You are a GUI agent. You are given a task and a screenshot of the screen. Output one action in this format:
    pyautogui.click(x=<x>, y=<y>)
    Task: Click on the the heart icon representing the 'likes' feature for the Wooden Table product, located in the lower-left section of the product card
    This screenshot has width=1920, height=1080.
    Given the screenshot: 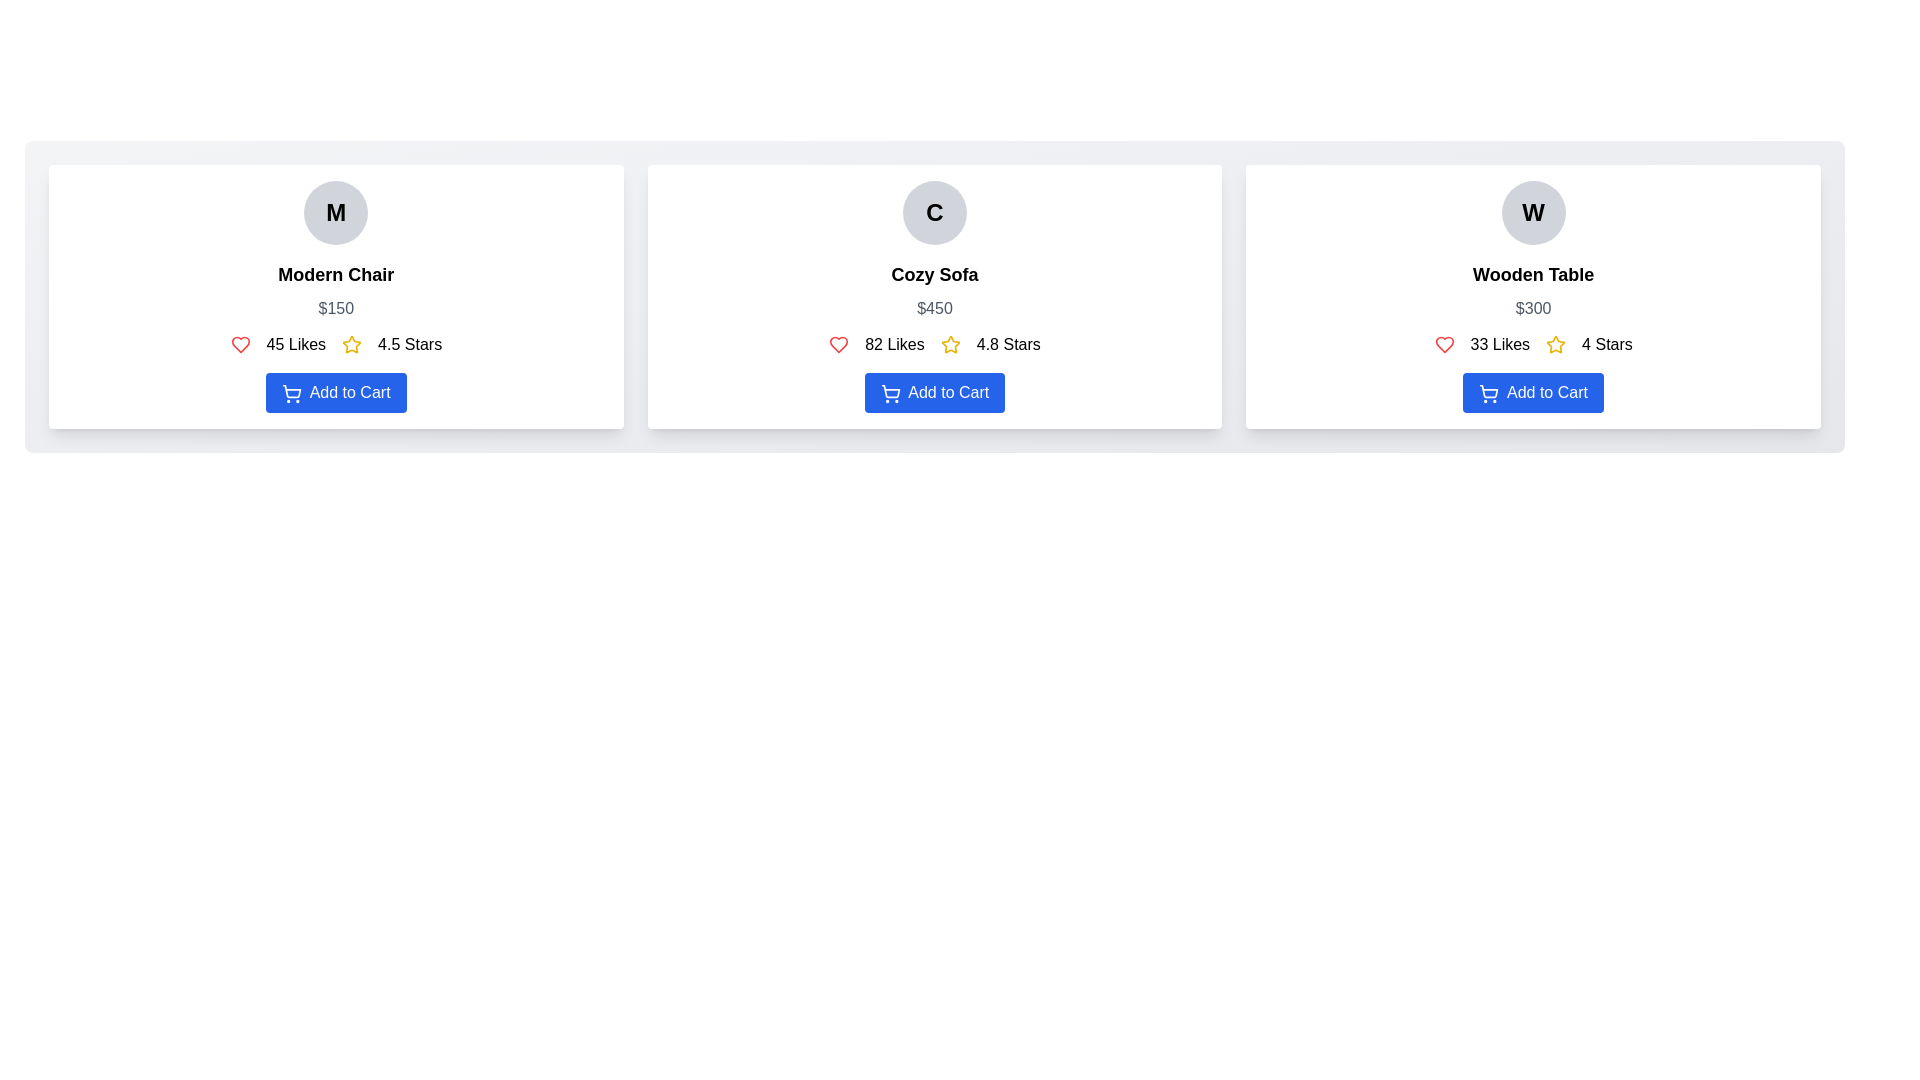 What is the action you would take?
    pyautogui.click(x=1444, y=343)
    